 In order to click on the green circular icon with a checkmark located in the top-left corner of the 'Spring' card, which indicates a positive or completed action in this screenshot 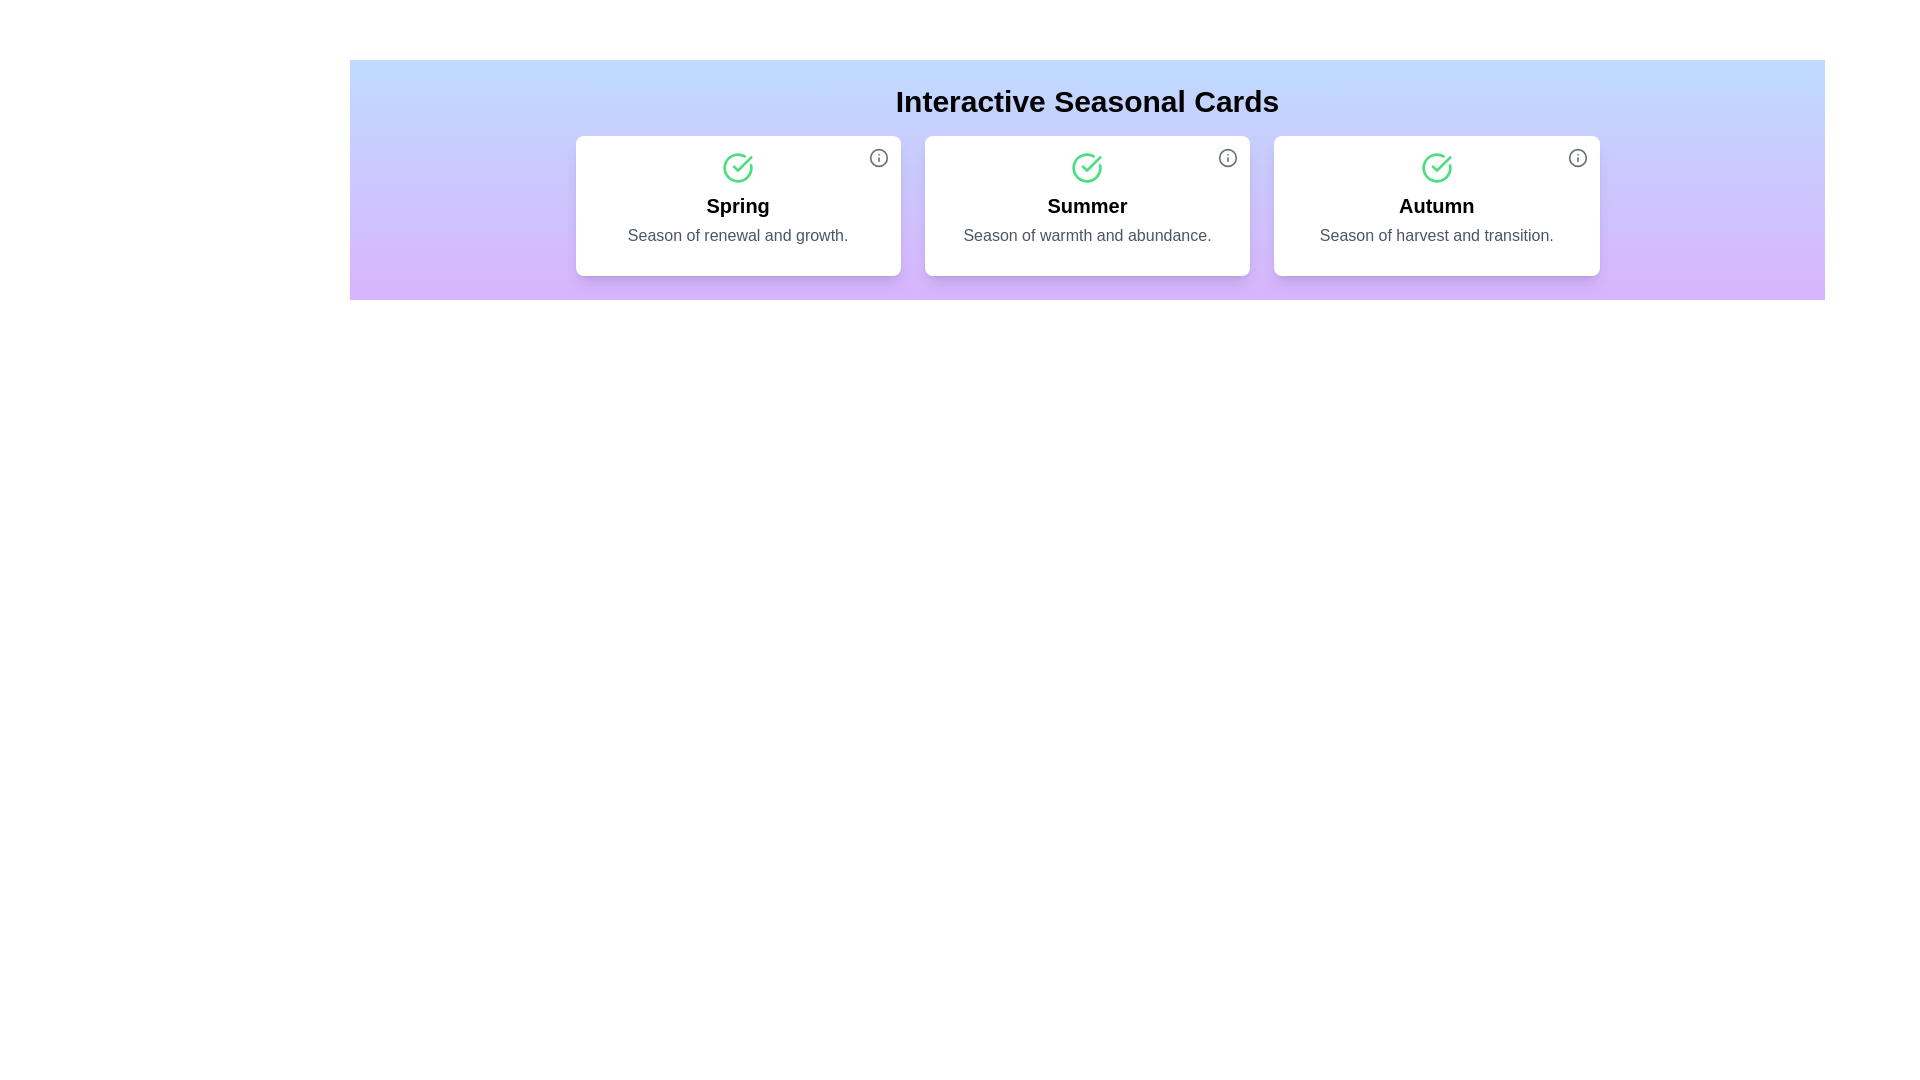, I will do `click(737, 167)`.